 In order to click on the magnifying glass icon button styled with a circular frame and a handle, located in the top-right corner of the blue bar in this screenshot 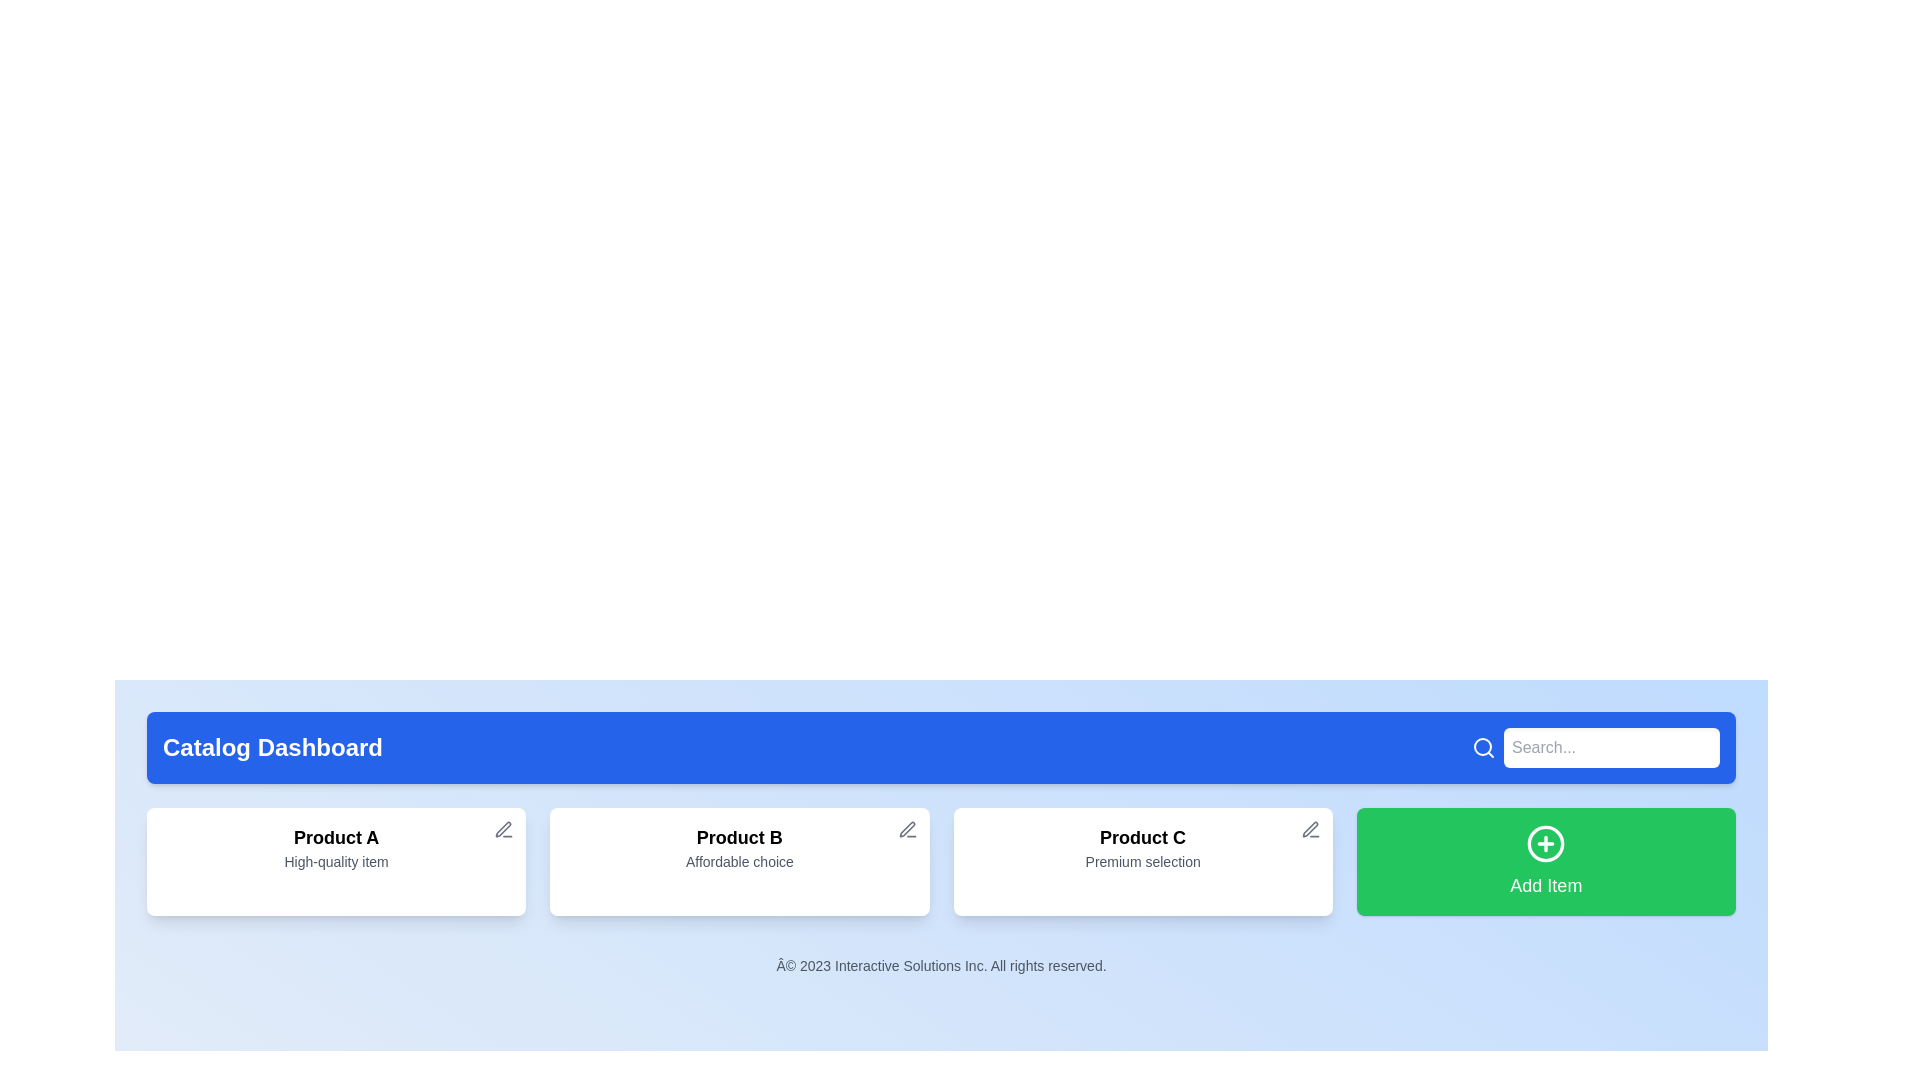, I will do `click(1483, 748)`.